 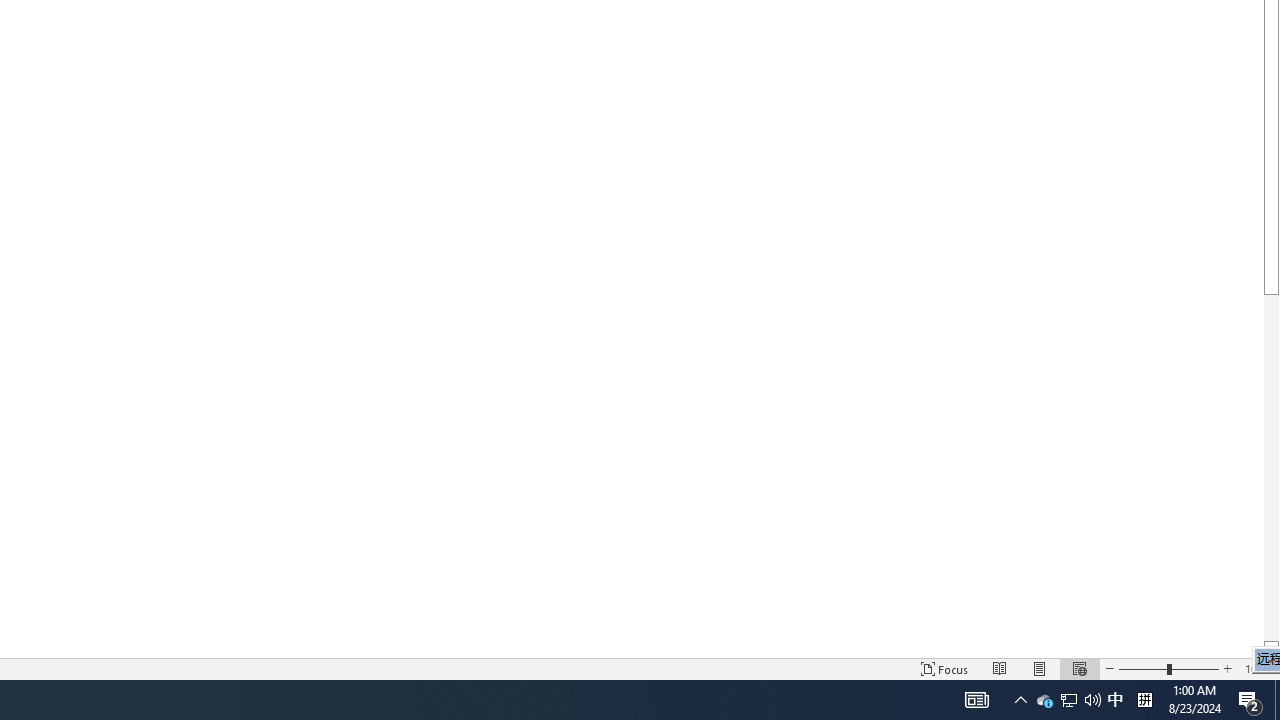 I want to click on 'Page down', so click(x=1270, y=468).